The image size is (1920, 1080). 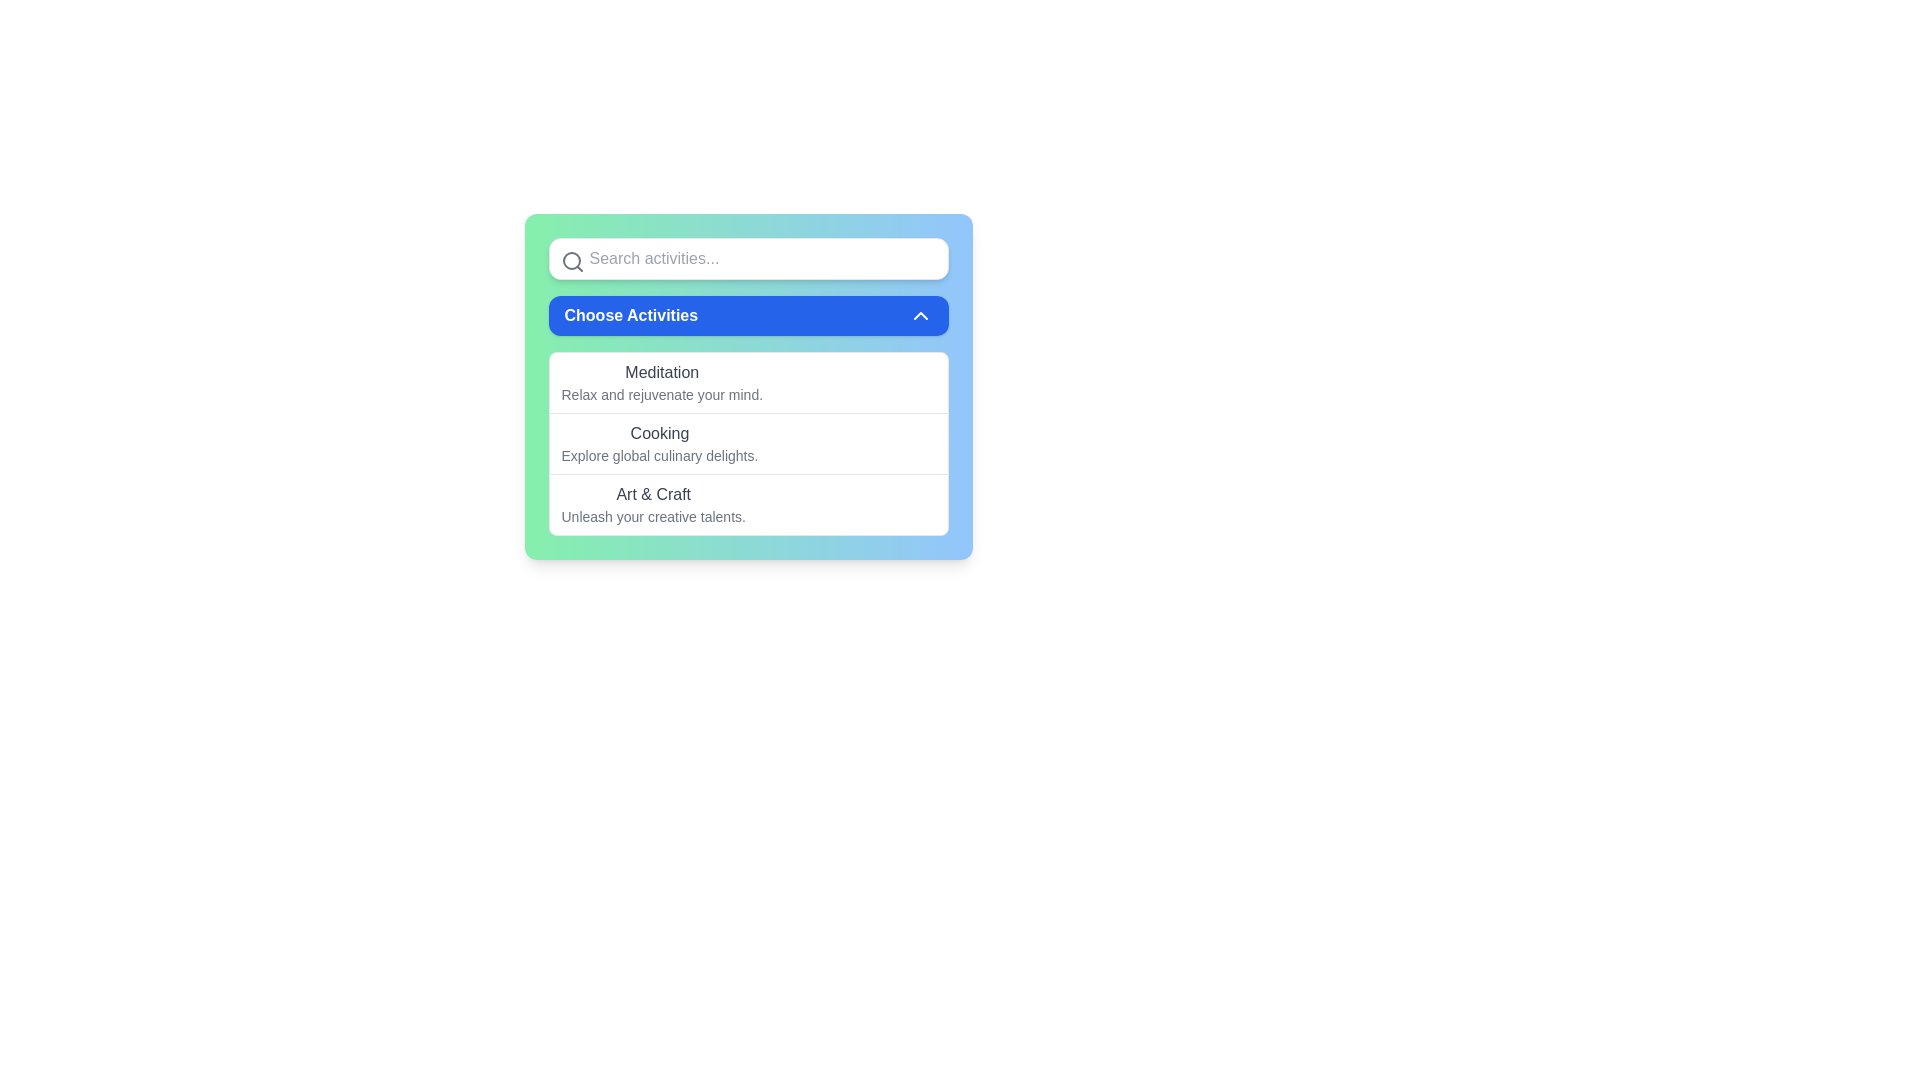 I want to click on static text element that serves as the header for the activity list item labeled 'Art & Craft', positioned below 'Cooking' and 'Meditation', so click(x=653, y=494).